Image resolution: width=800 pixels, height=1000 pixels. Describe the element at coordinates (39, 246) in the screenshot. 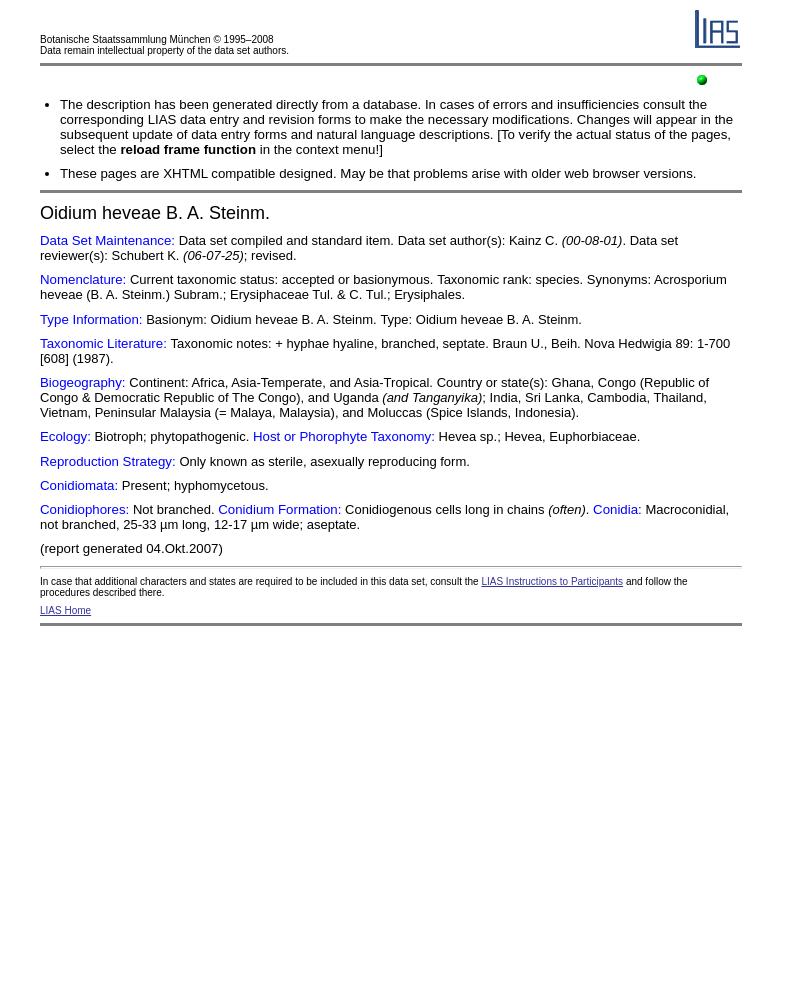

I see `'Data set reviewer(s): Schubert K.'` at that location.